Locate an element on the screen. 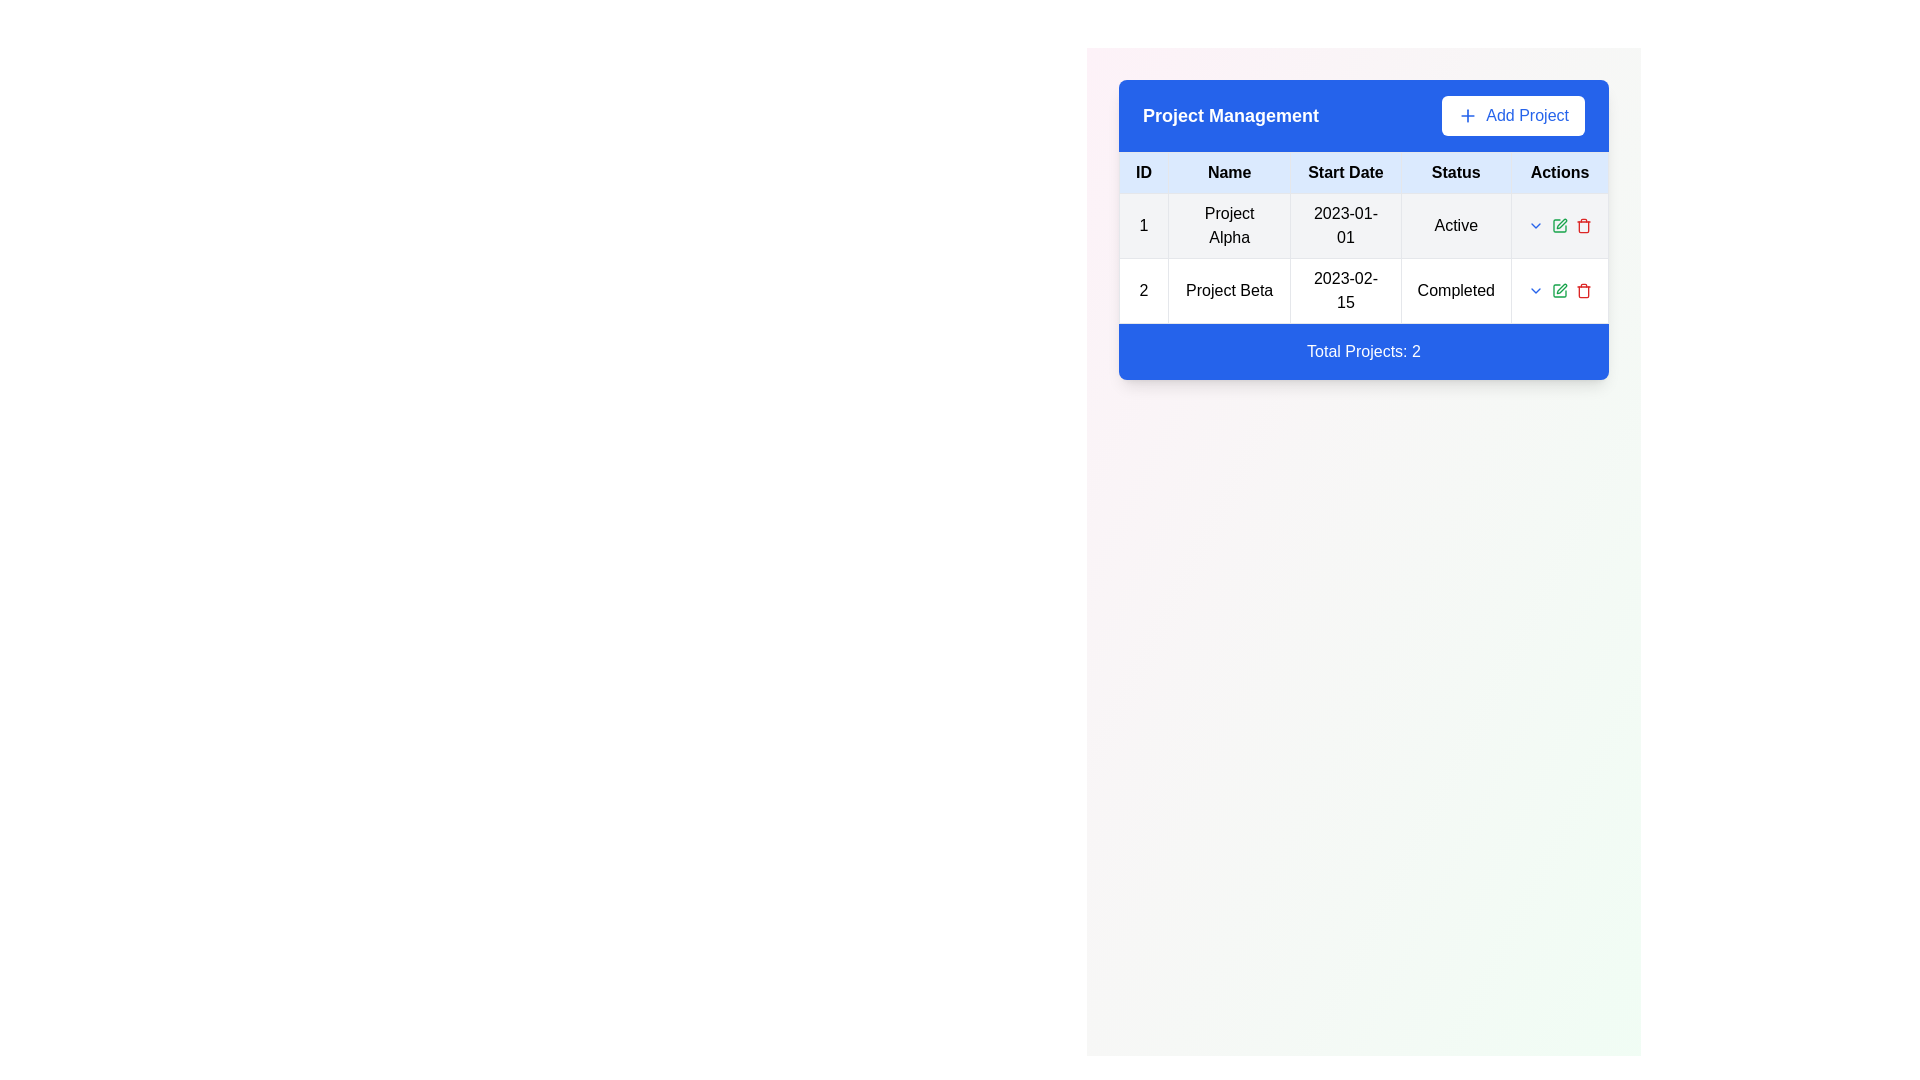 The image size is (1920, 1080). date from the Text Element that represents the start date of the project in the 'Project Management' table, located under the 'Start Date' column next to 'Project Beta' is located at coordinates (1345, 290).